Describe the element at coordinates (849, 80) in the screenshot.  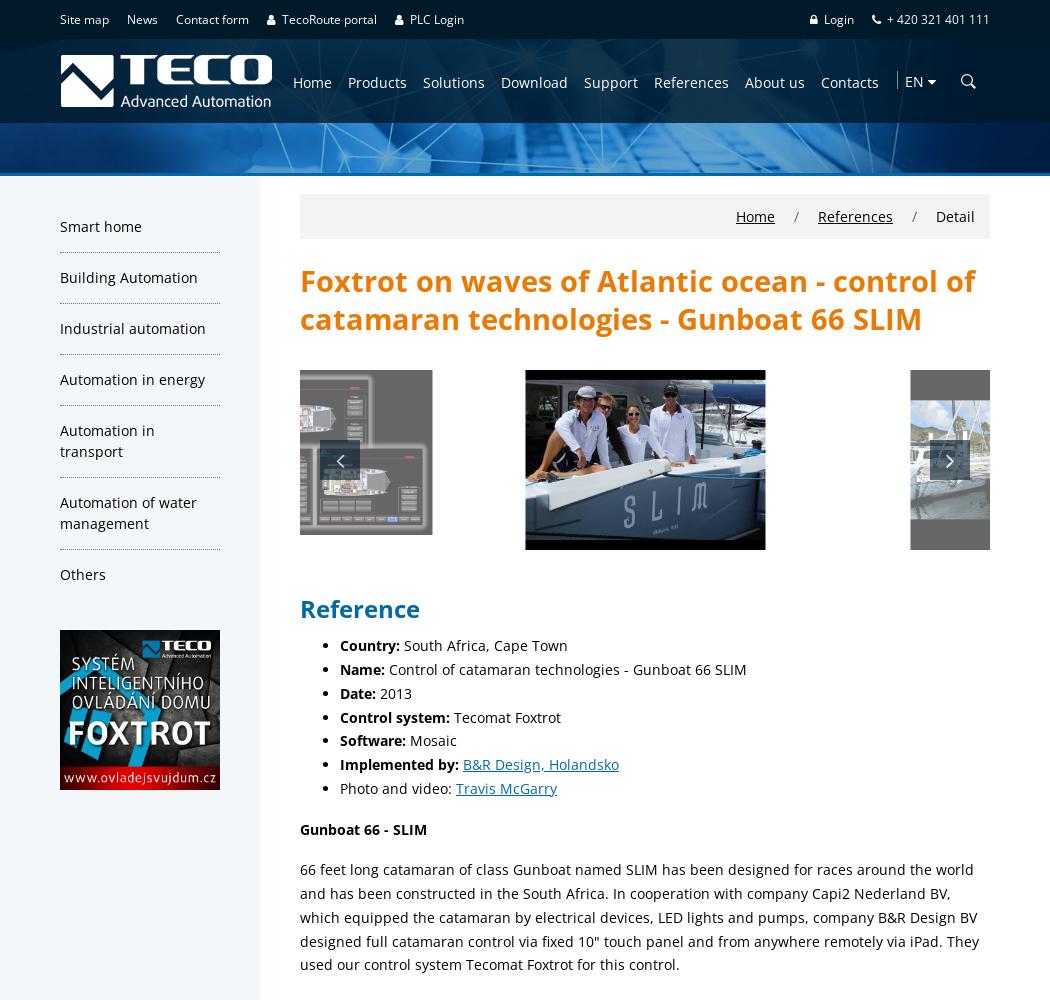
I see `'Contacts'` at that location.